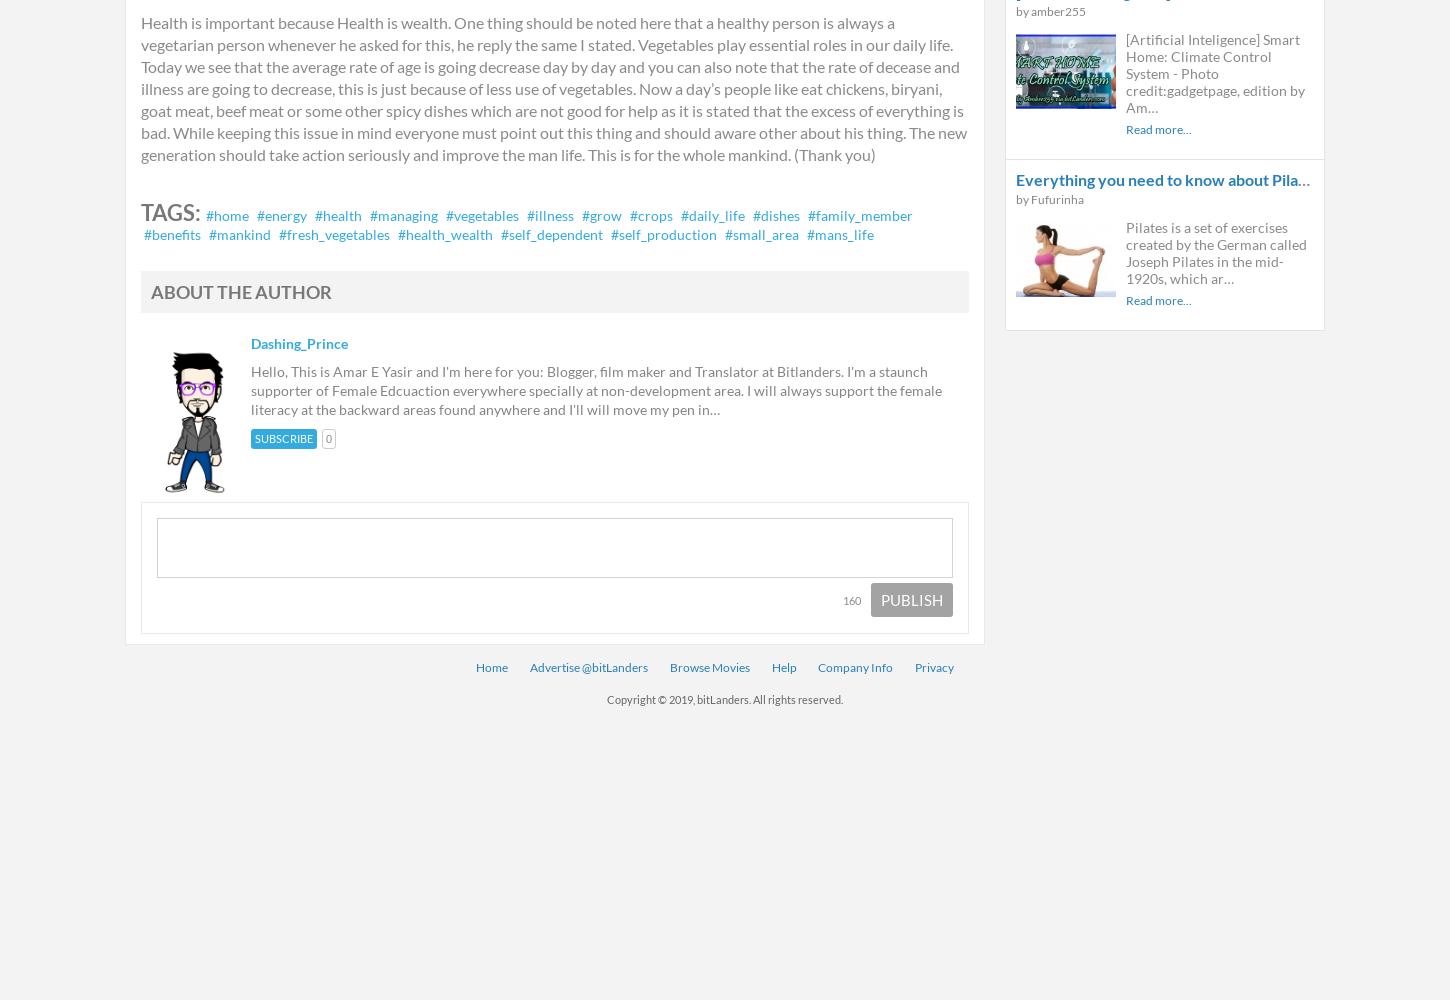 The image size is (1450, 1000). I want to click on '#fresh_vegetables', so click(278, 233).